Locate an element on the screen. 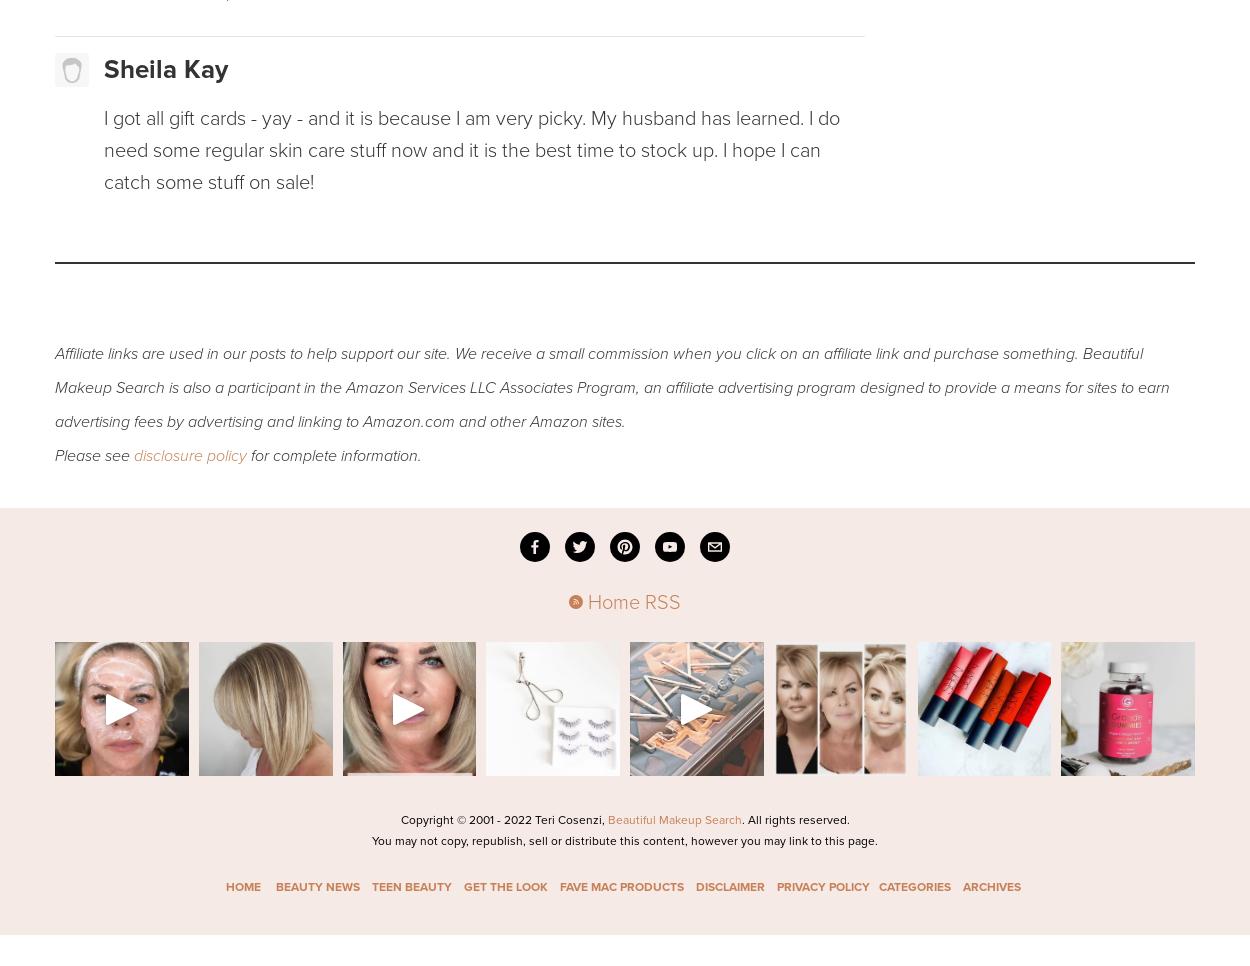 The height and width of the screenshot is (966, 1250). 'BEAUTY NEWS' is located at coordinates (276, 886).